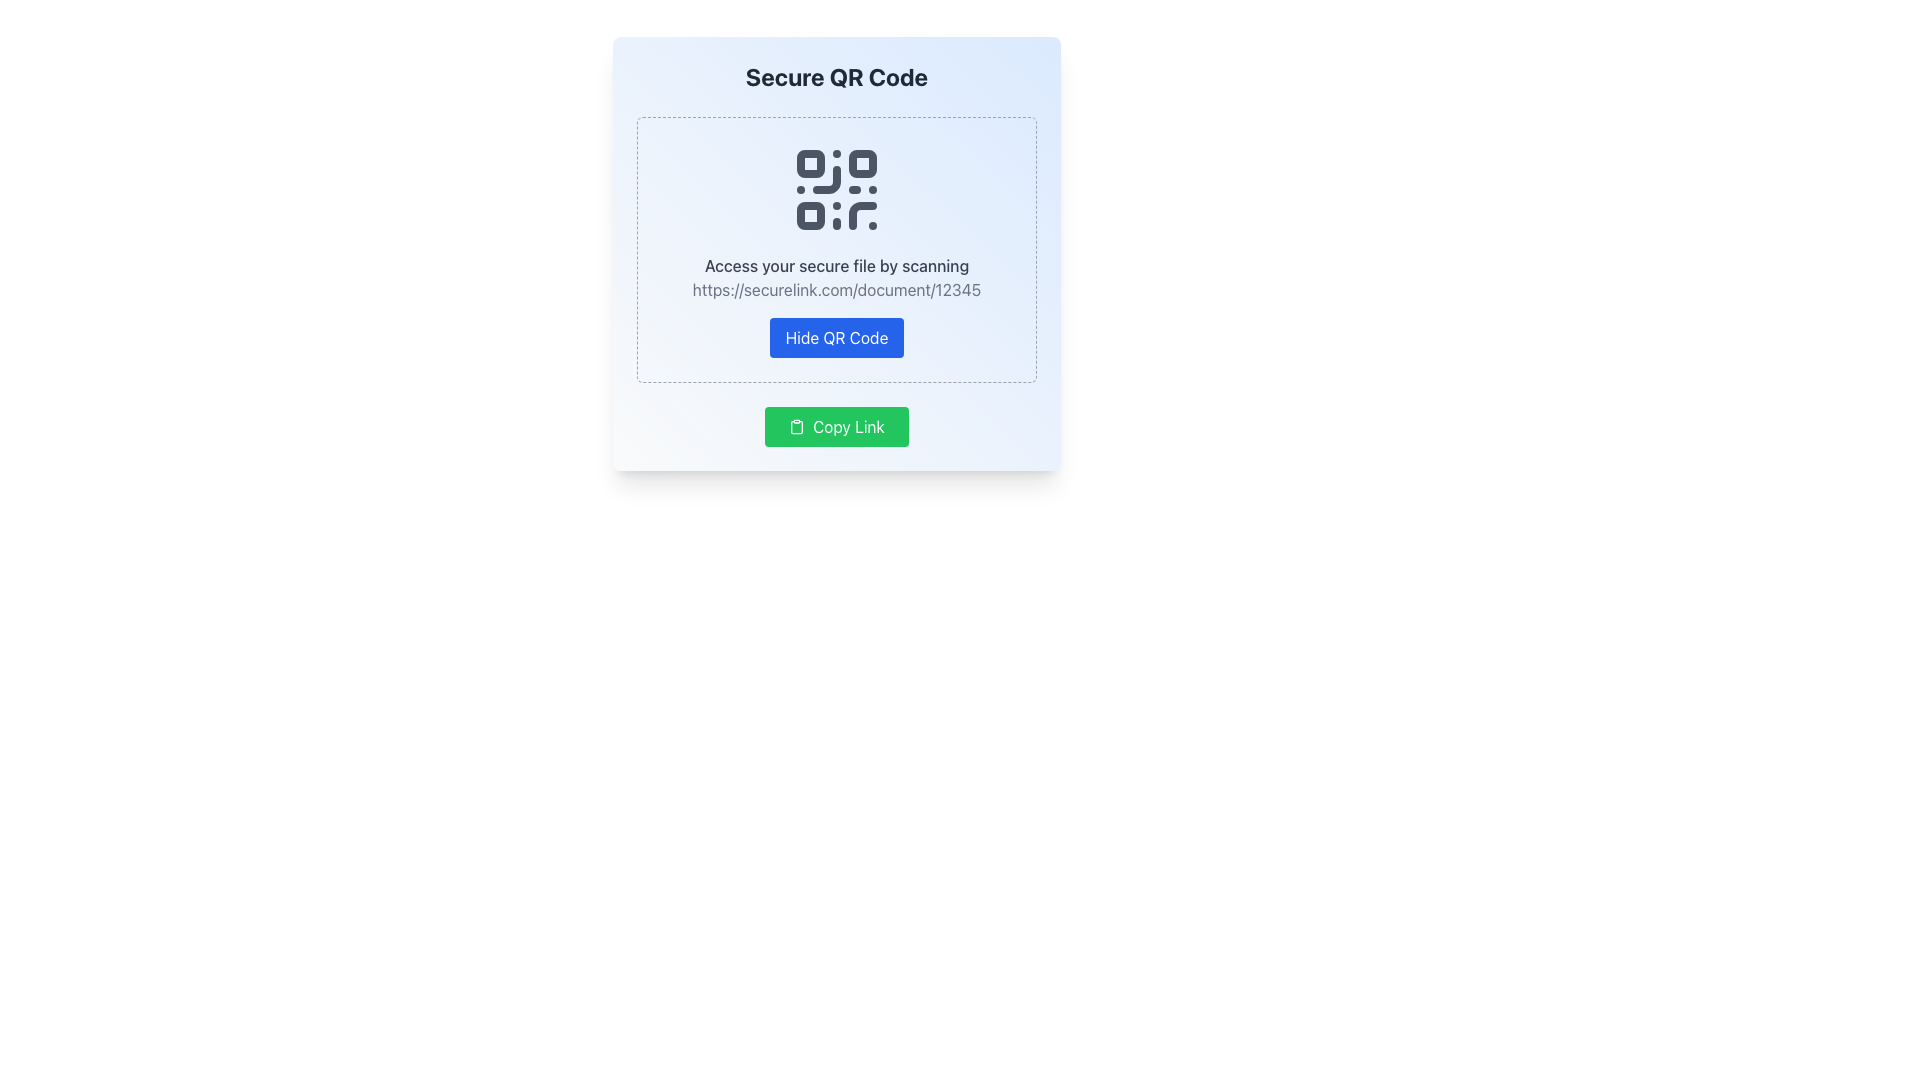 This screenshot has height=1080, width=1920. What do you see at coordinates (836, 265) in the screenshot?
I see `the text element reading 'Access your secure file by scanning', which is styled with a gray font and positioned centrally above a QR code` at bounding box center [836, 265].